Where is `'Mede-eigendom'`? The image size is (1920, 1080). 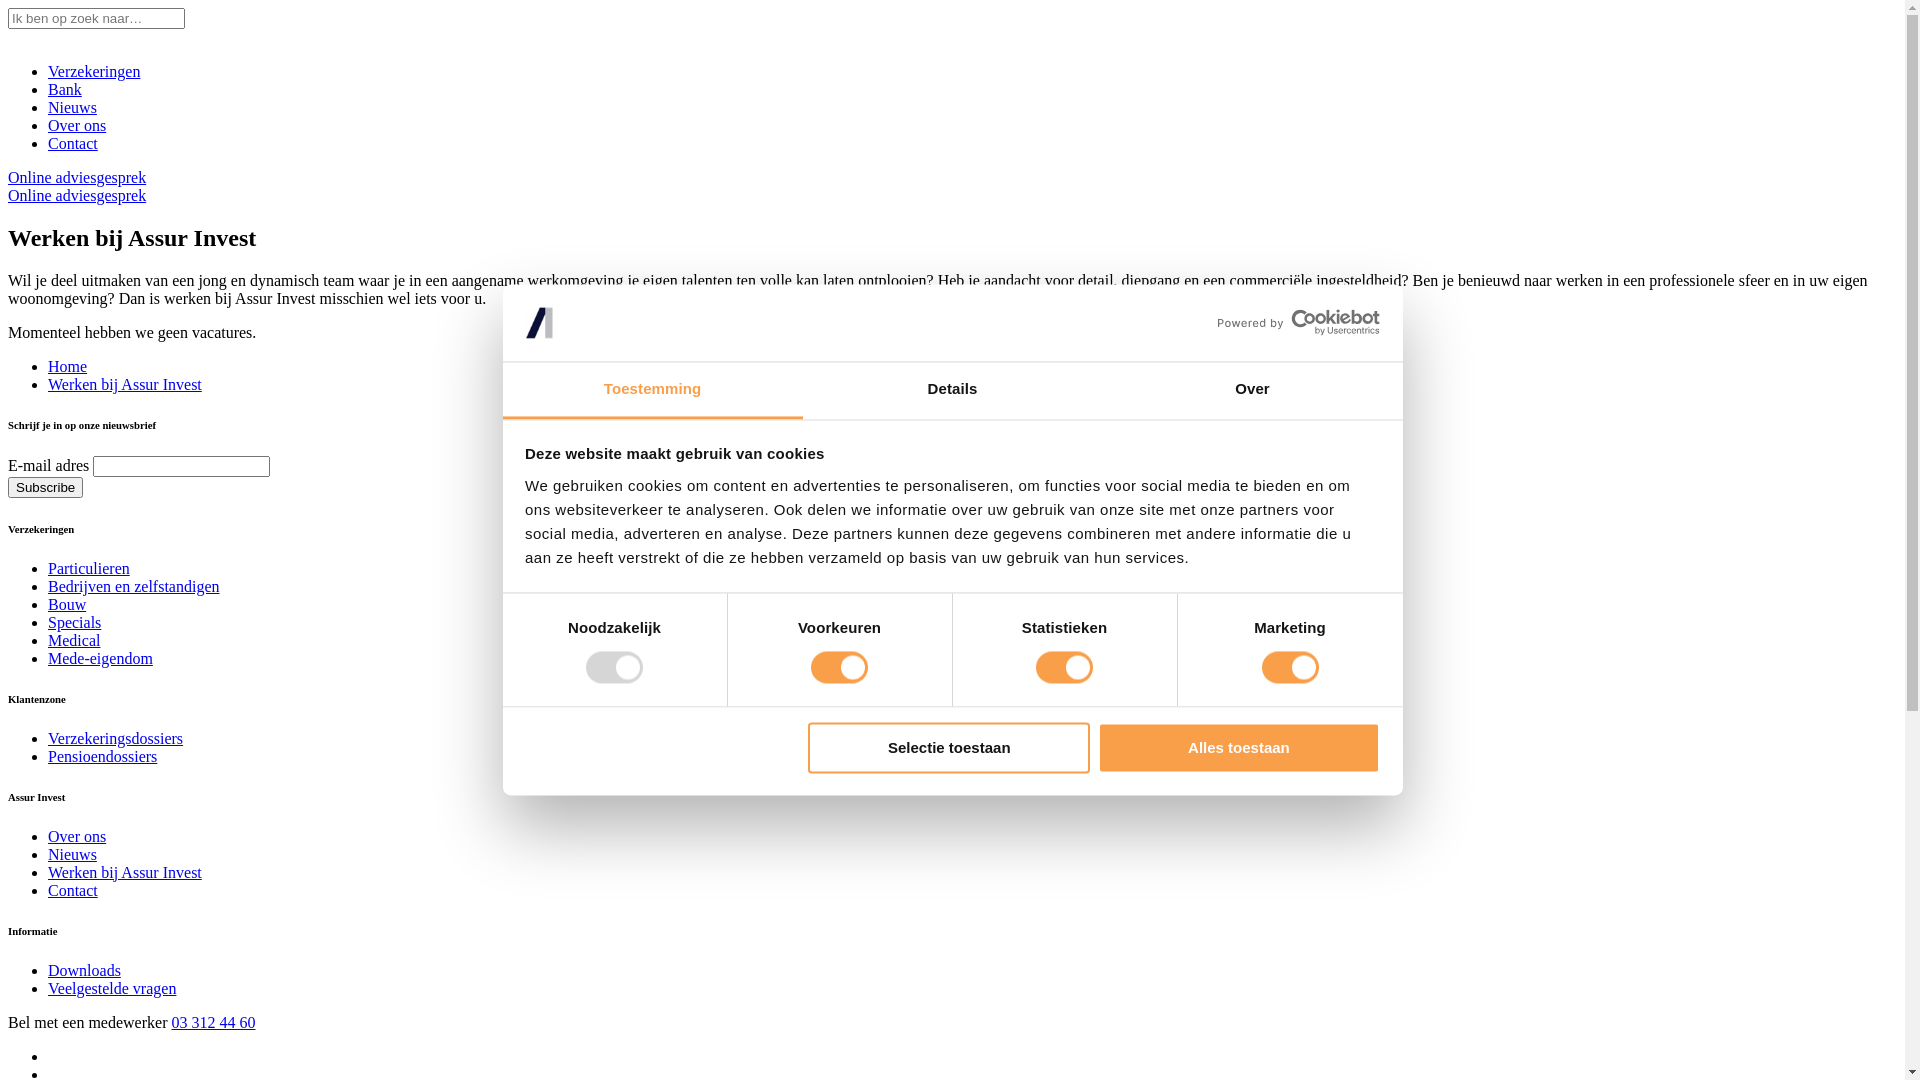 'Mede-eigendom' is located at coordinates (99, 658).